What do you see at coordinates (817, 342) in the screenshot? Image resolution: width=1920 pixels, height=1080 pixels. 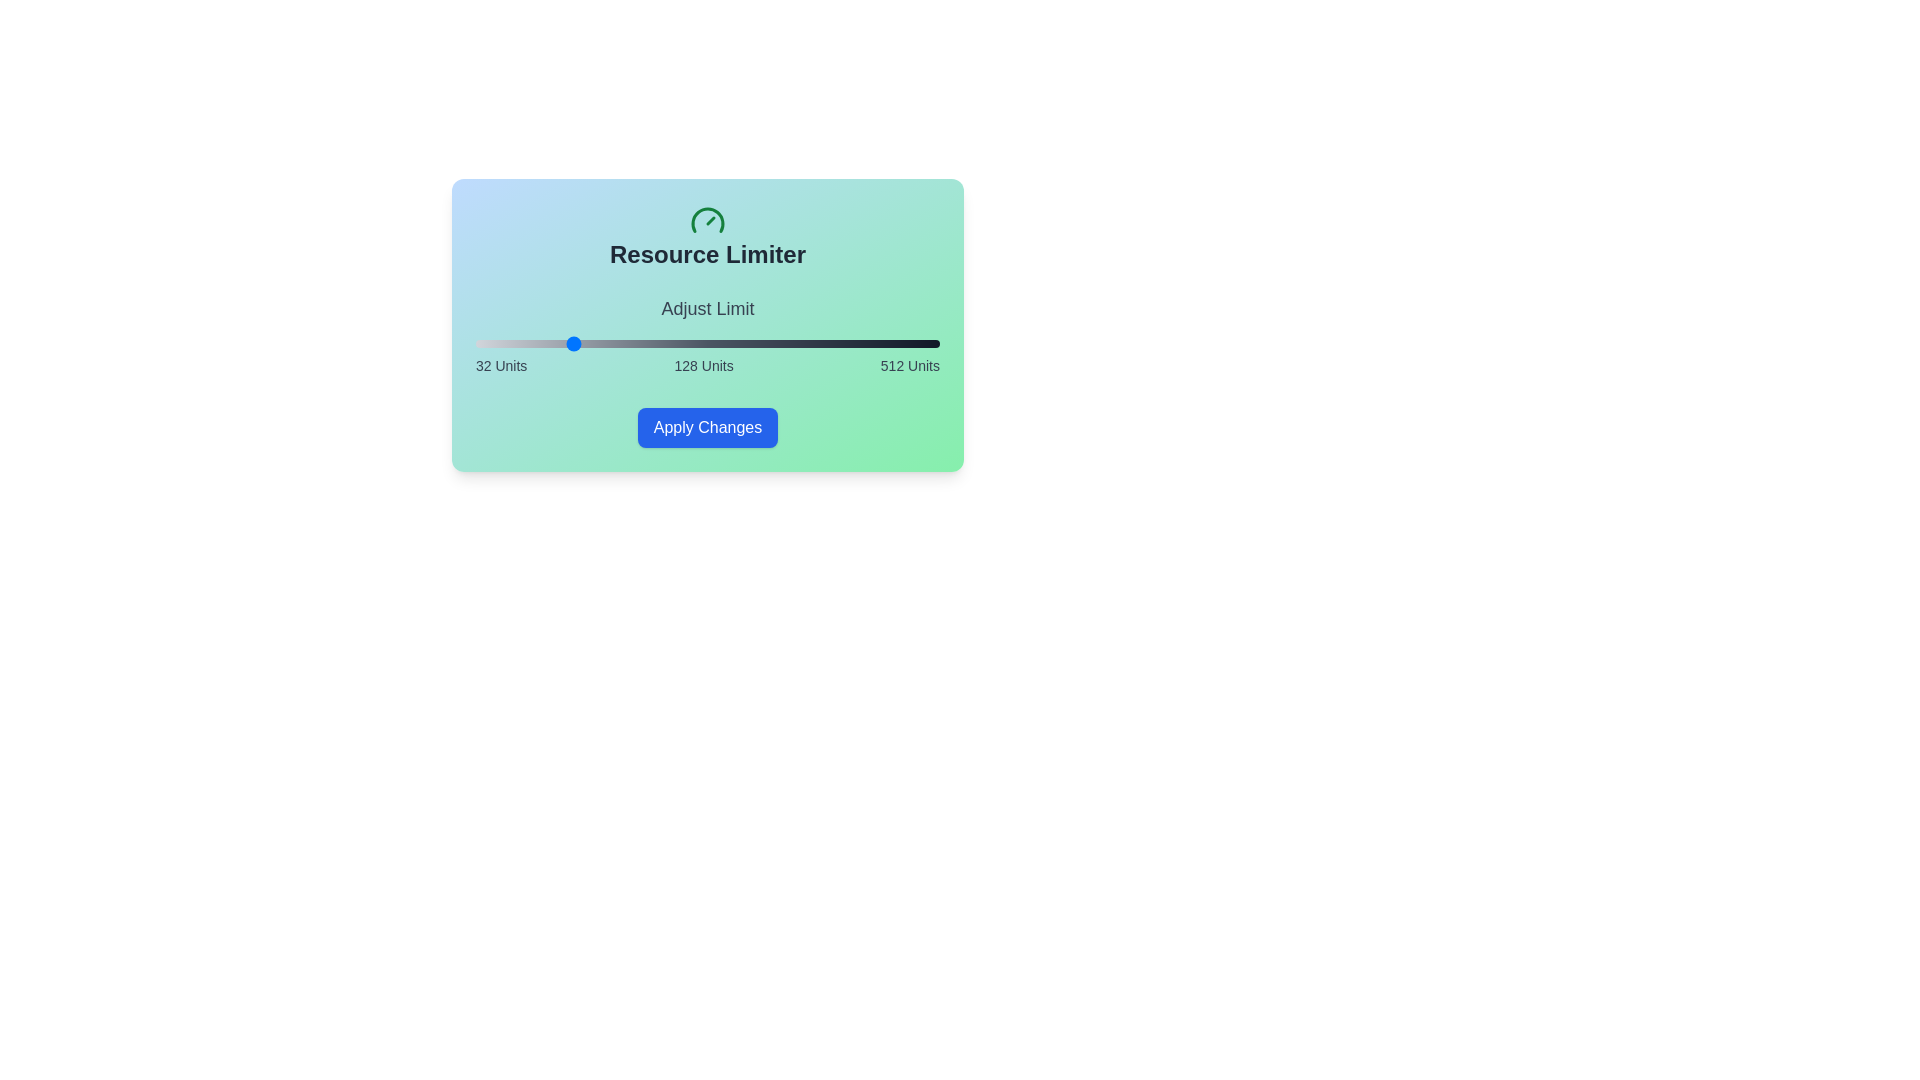 I see `the slider to set its value to 385` at bounding box center [817, 342].